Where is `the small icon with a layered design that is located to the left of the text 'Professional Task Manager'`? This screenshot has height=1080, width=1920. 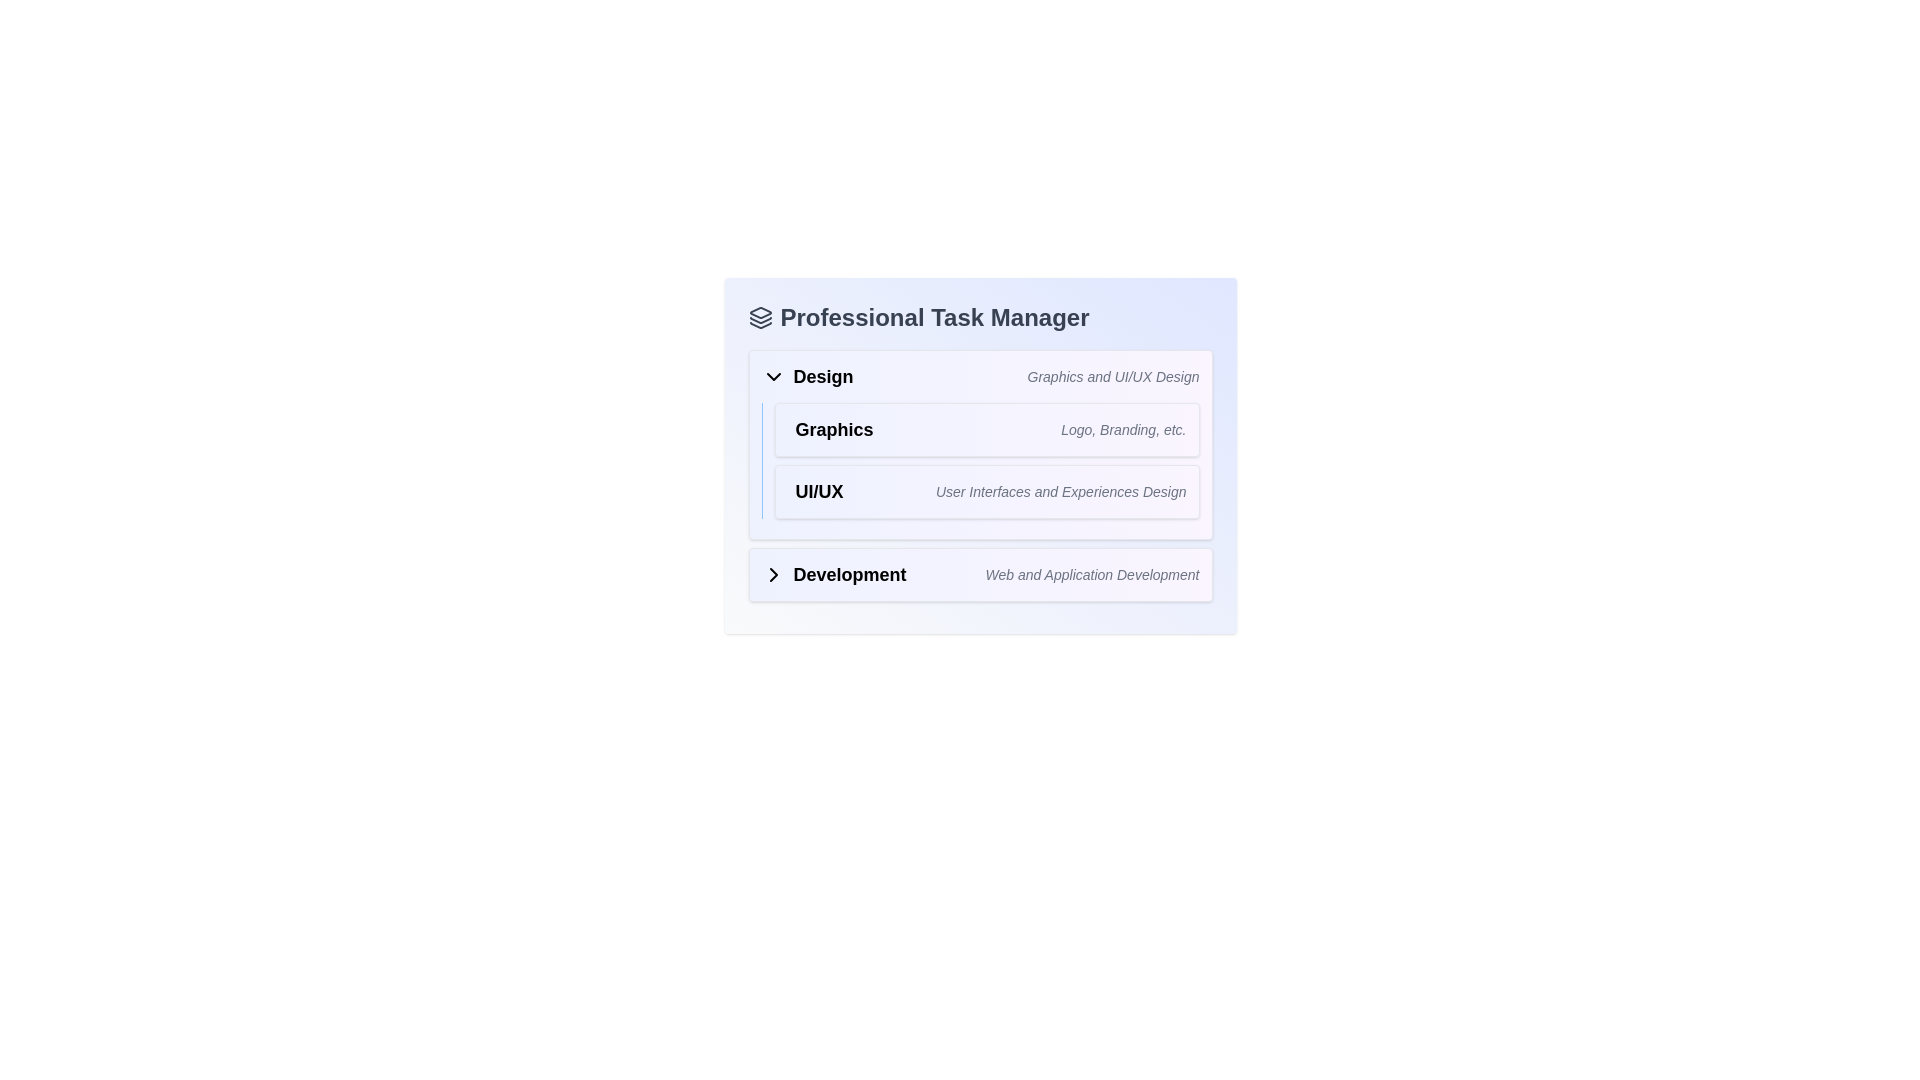 the small icon with a layered design that is located to the left of the text 'Professional Task Manager' is located at coordinates (759, 316).